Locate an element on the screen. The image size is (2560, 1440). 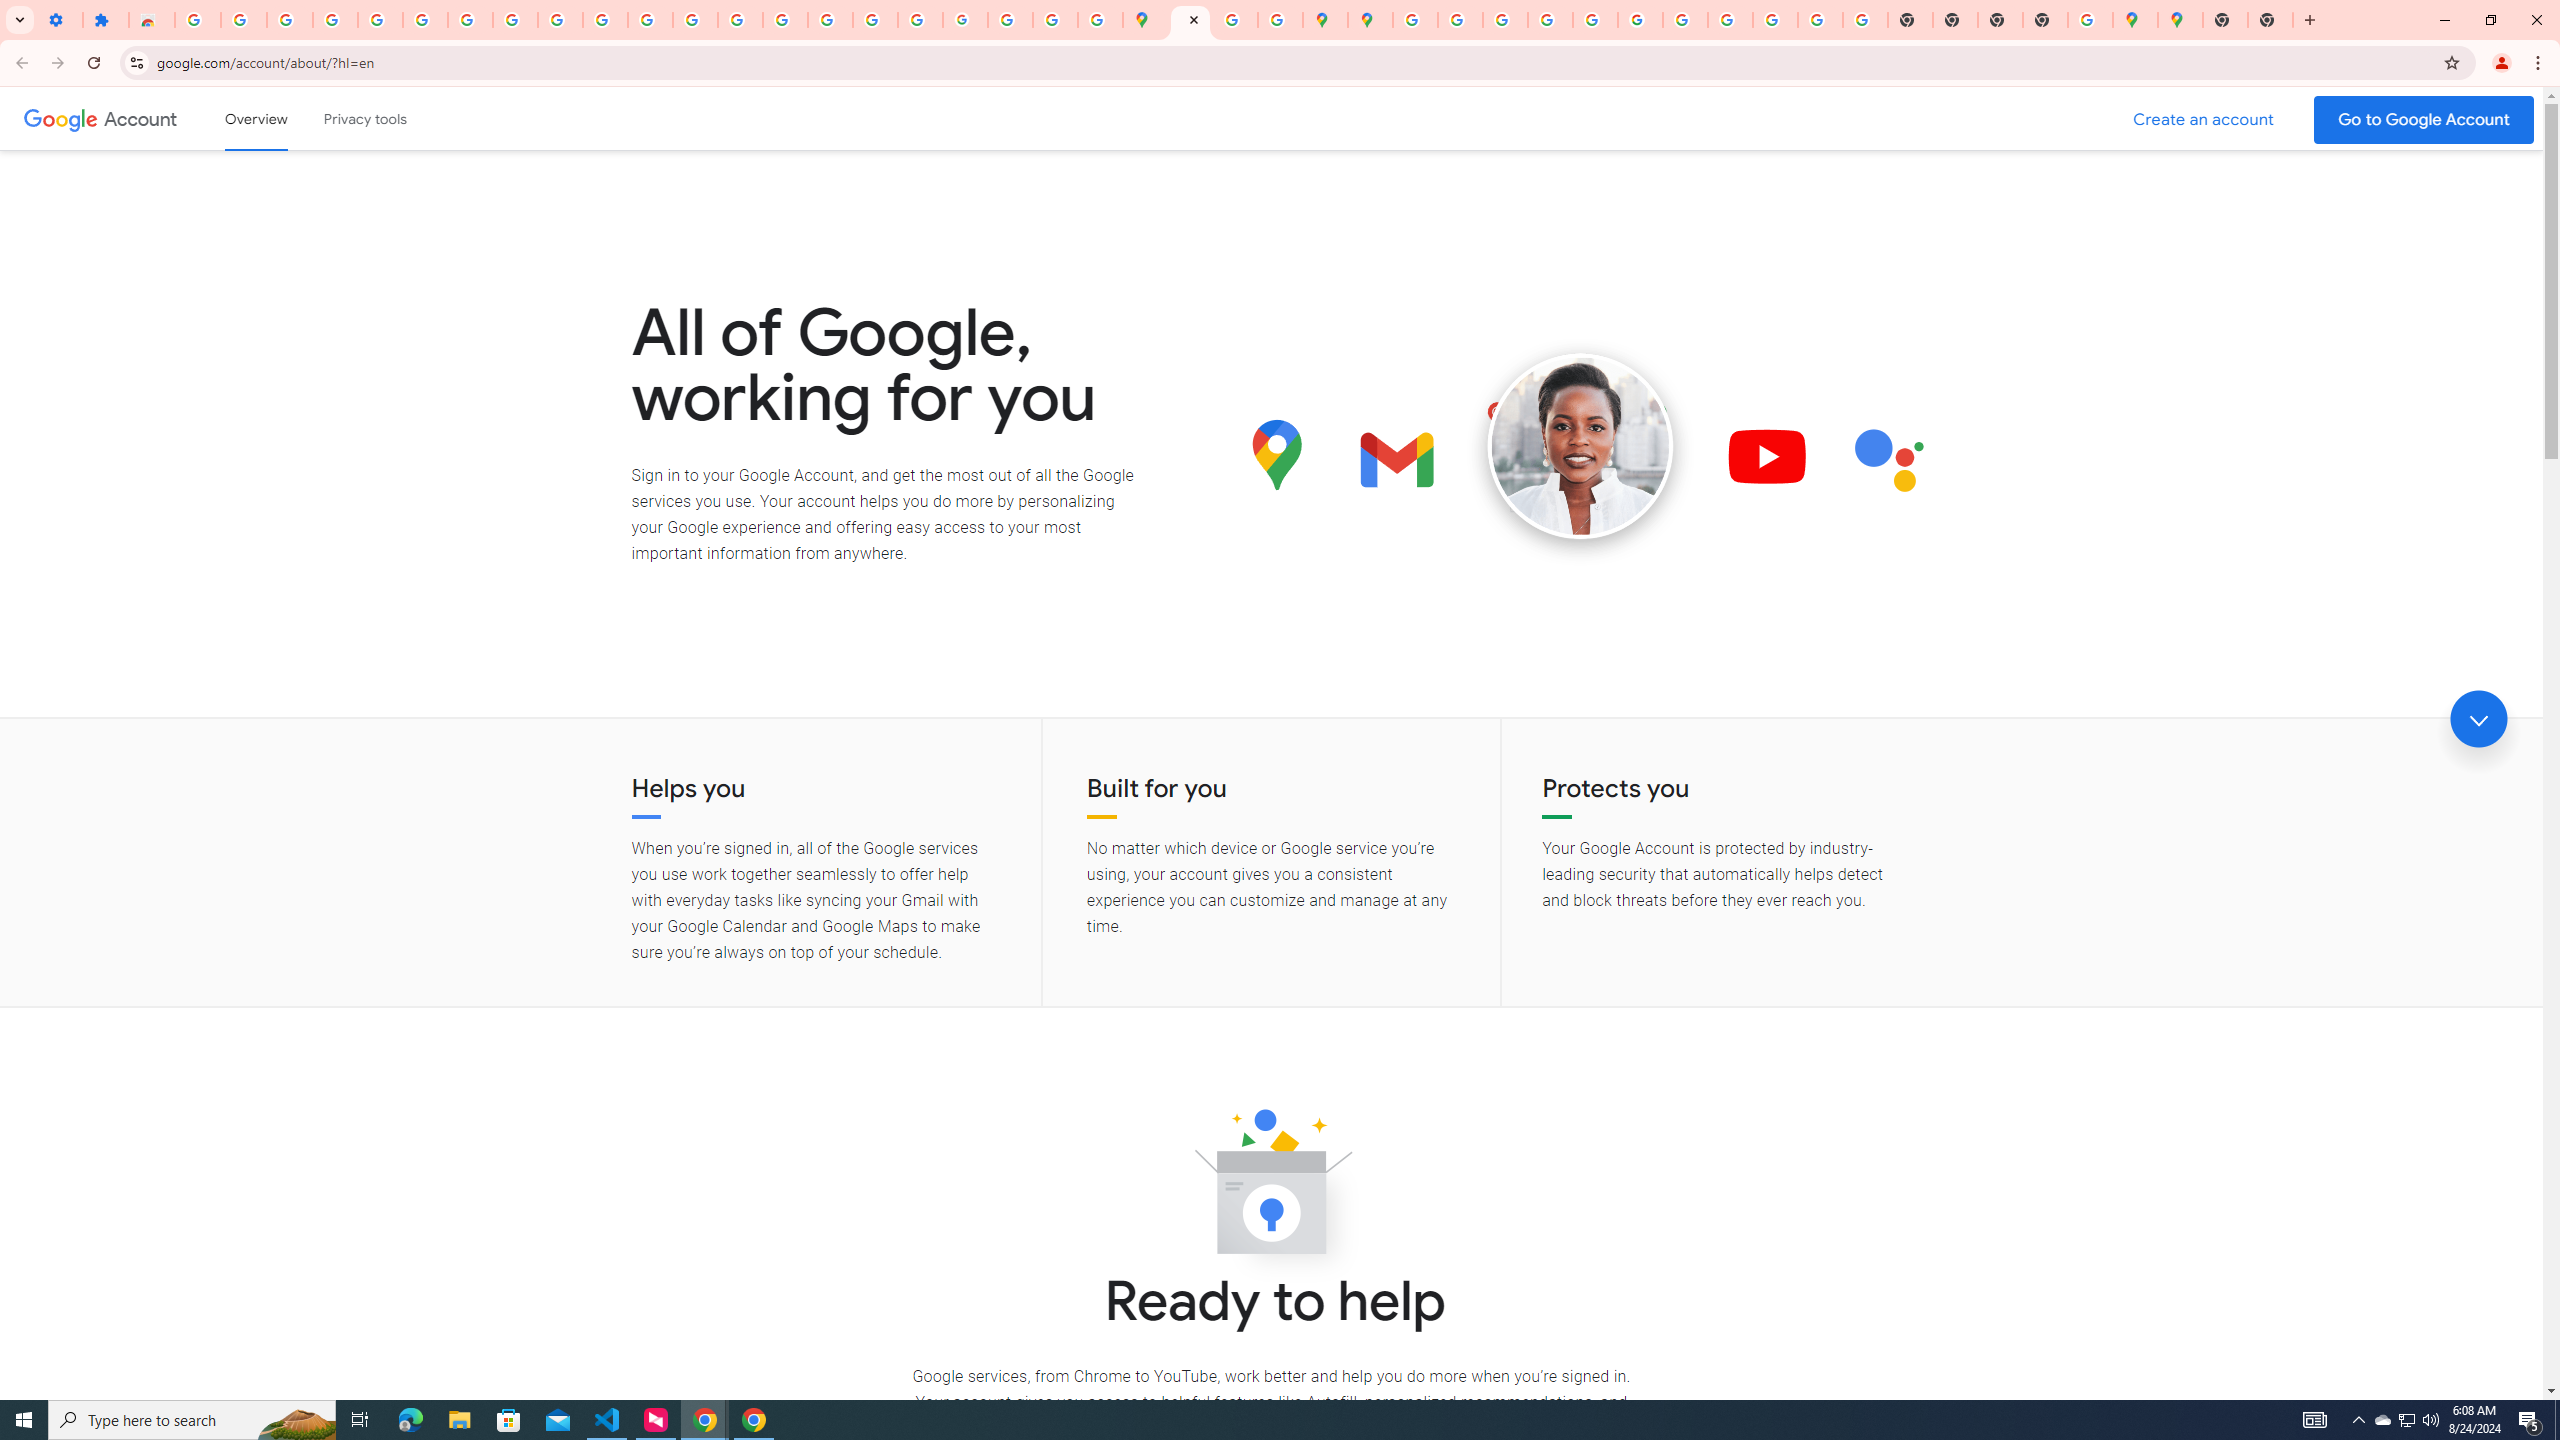
'Use Google Maps in Space - Google Maps Help' is located at coordinates (2090, 19).